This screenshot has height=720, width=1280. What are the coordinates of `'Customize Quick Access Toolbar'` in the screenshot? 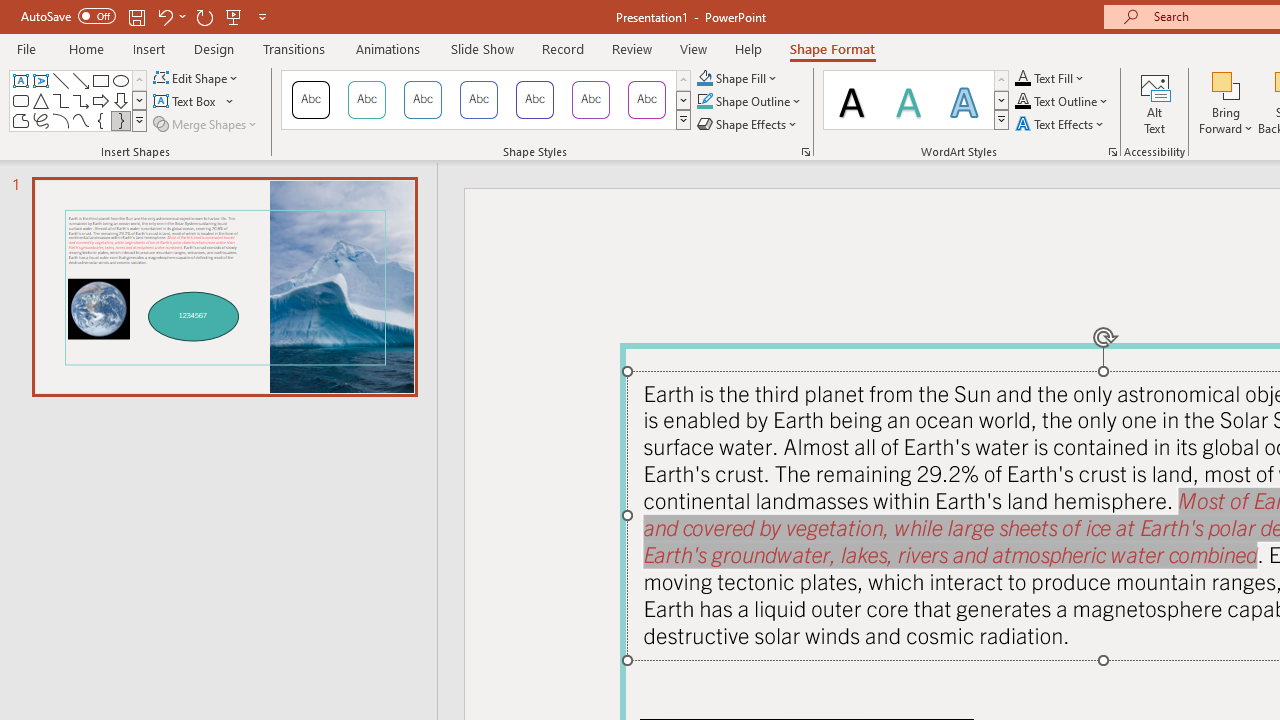 It's located at (262, 16).